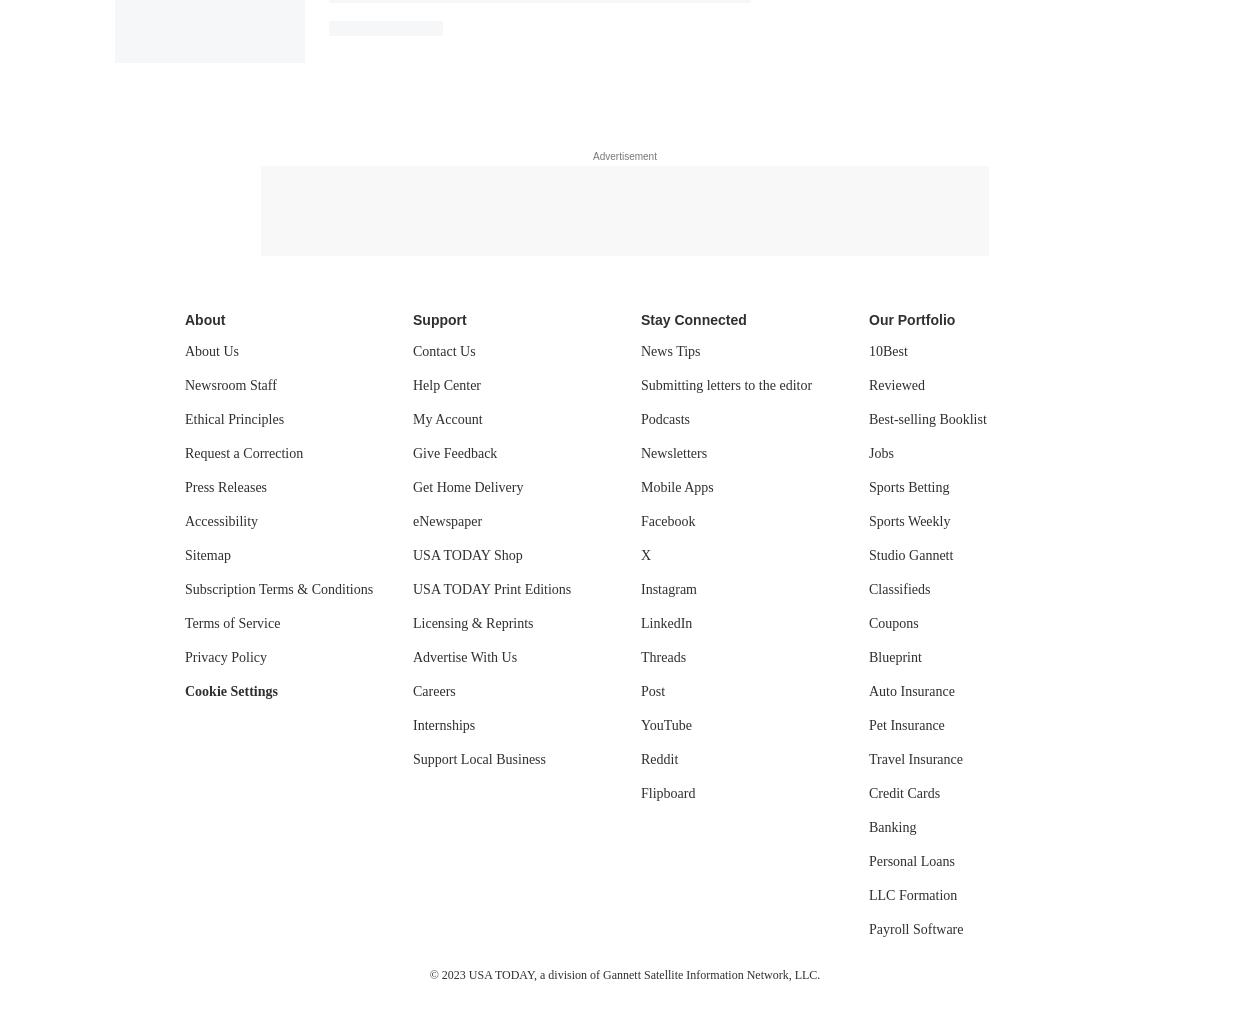 This screenshot has height=1035, width=1250. What do you see at coordinates (892, 825) in the screenshot?
I see `'Banking'` at bounding box center [892, 825].